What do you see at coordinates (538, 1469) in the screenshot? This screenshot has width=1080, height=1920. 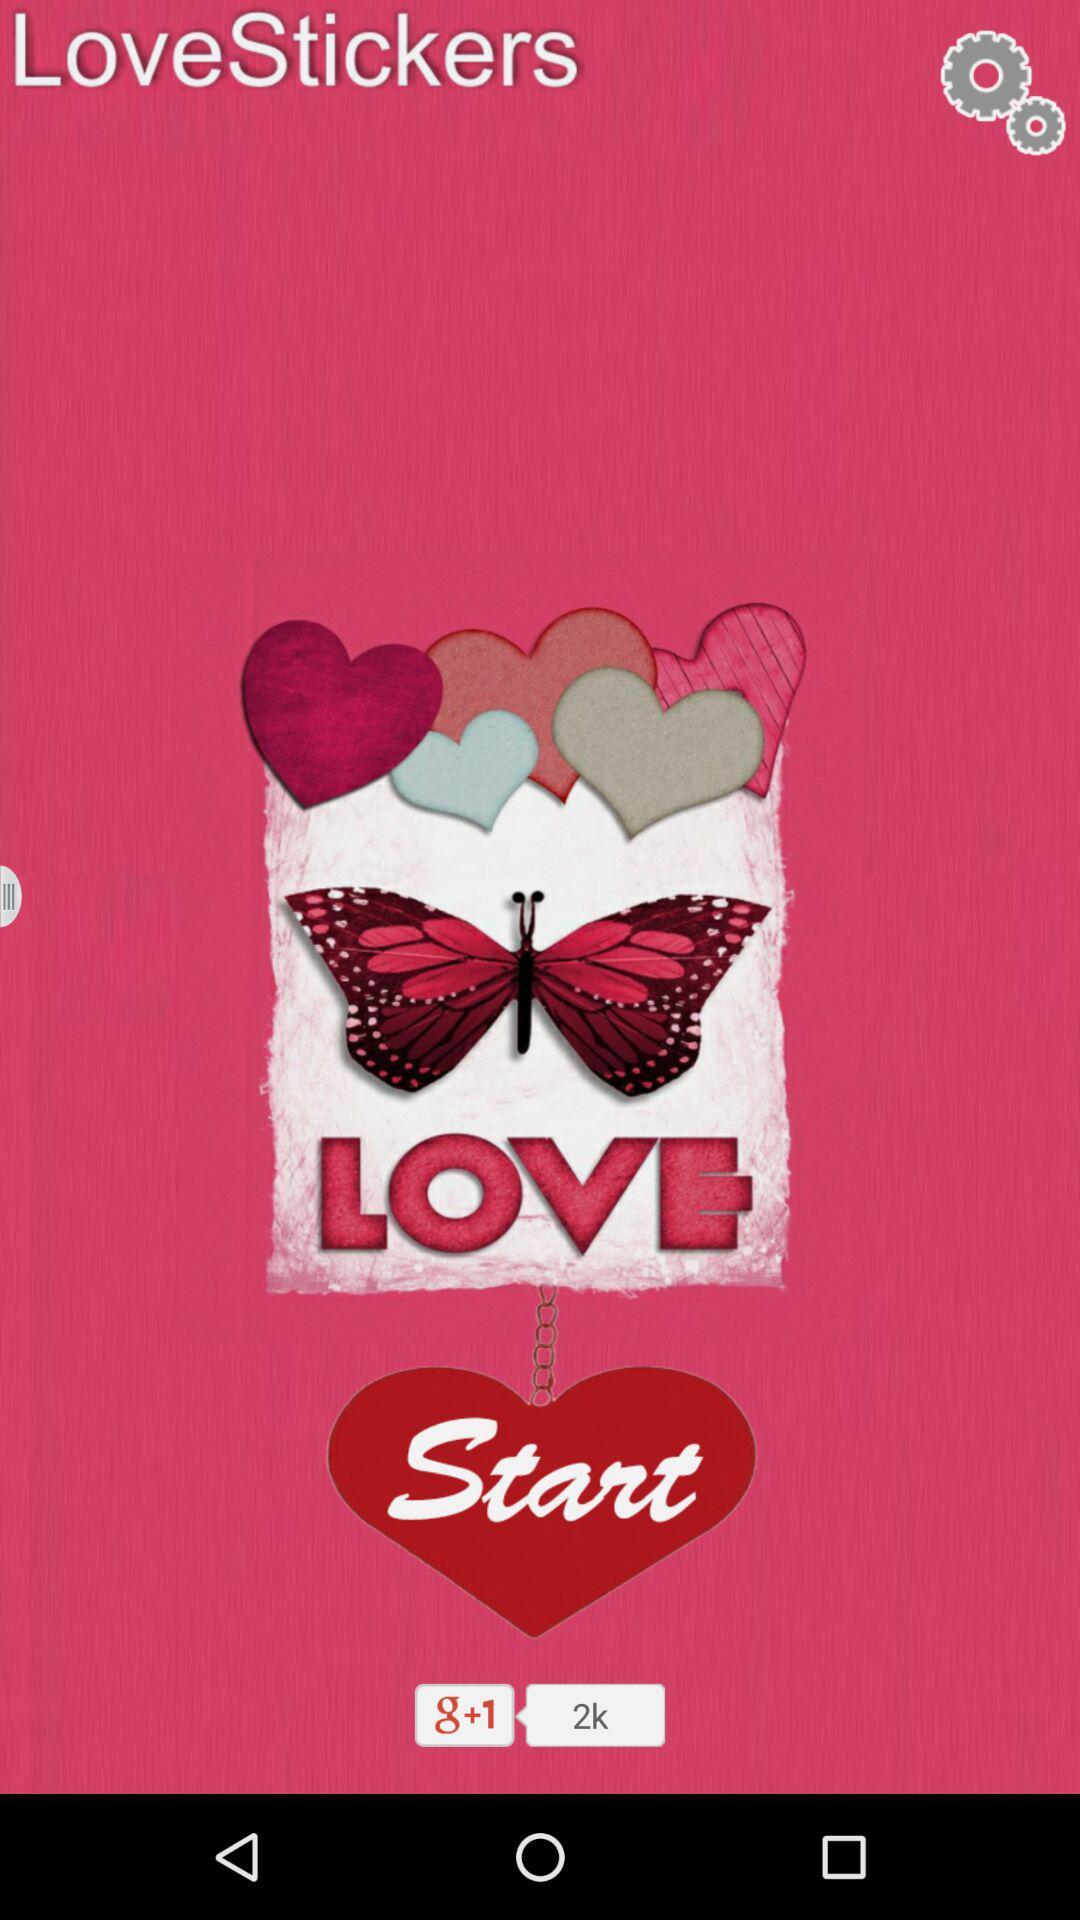 I see `press to start` at bounding box center [538, 1469].